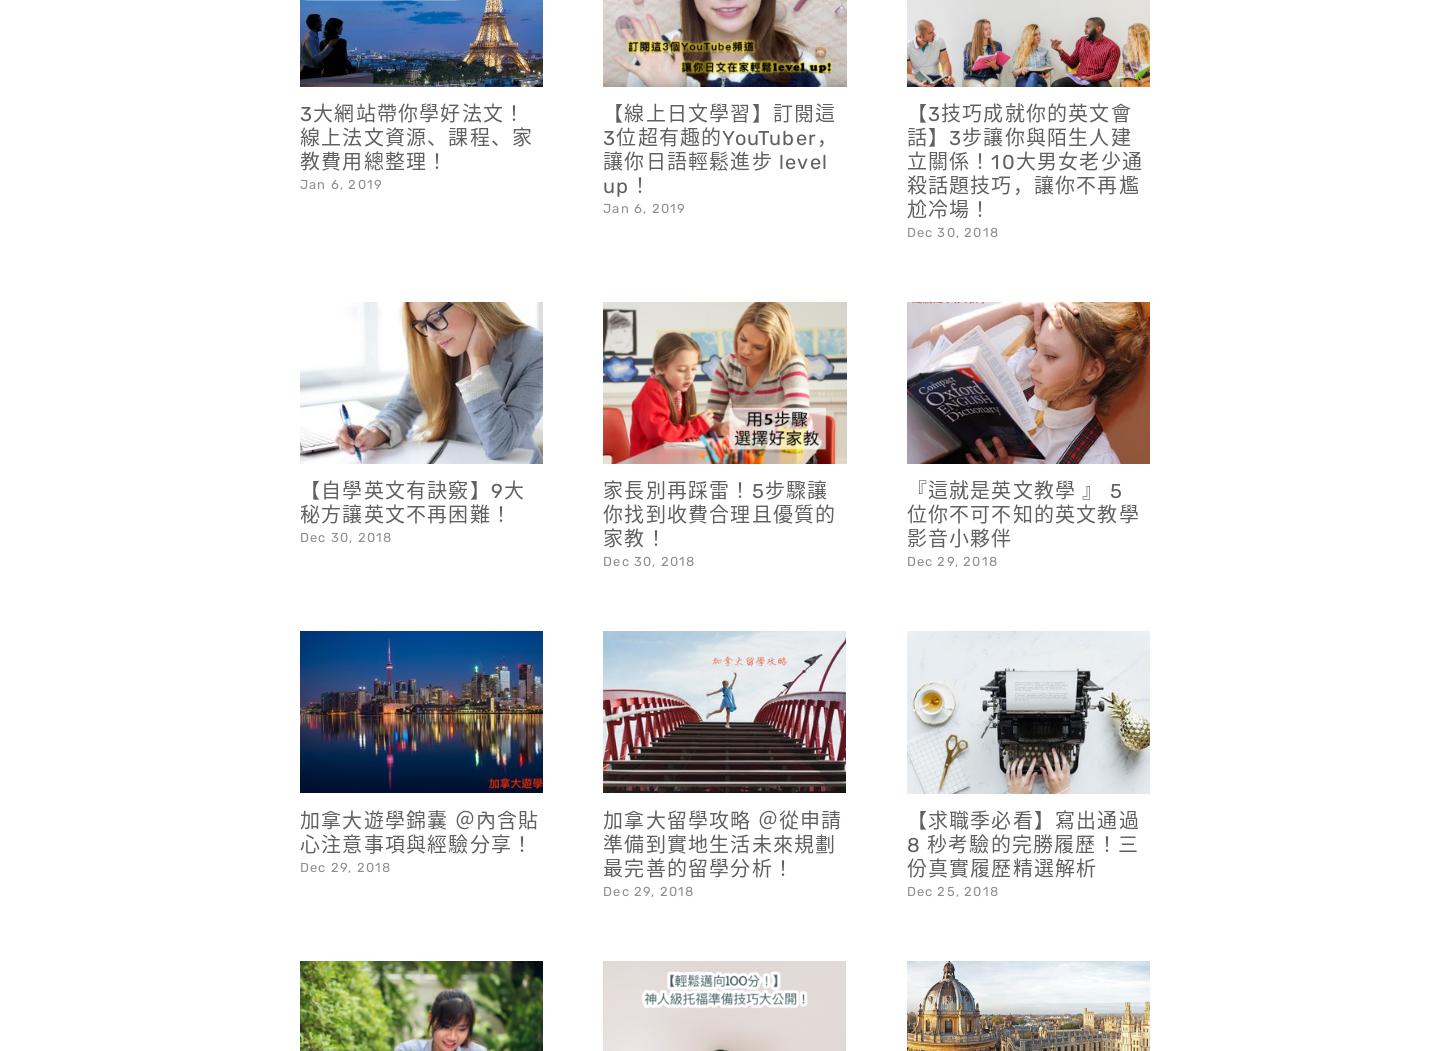 The image size is (1450, 1051). I want to click on '『這就是英文教學 』 5 位你不可不知的英文教學影音小夥伴', so click(1022, 461).